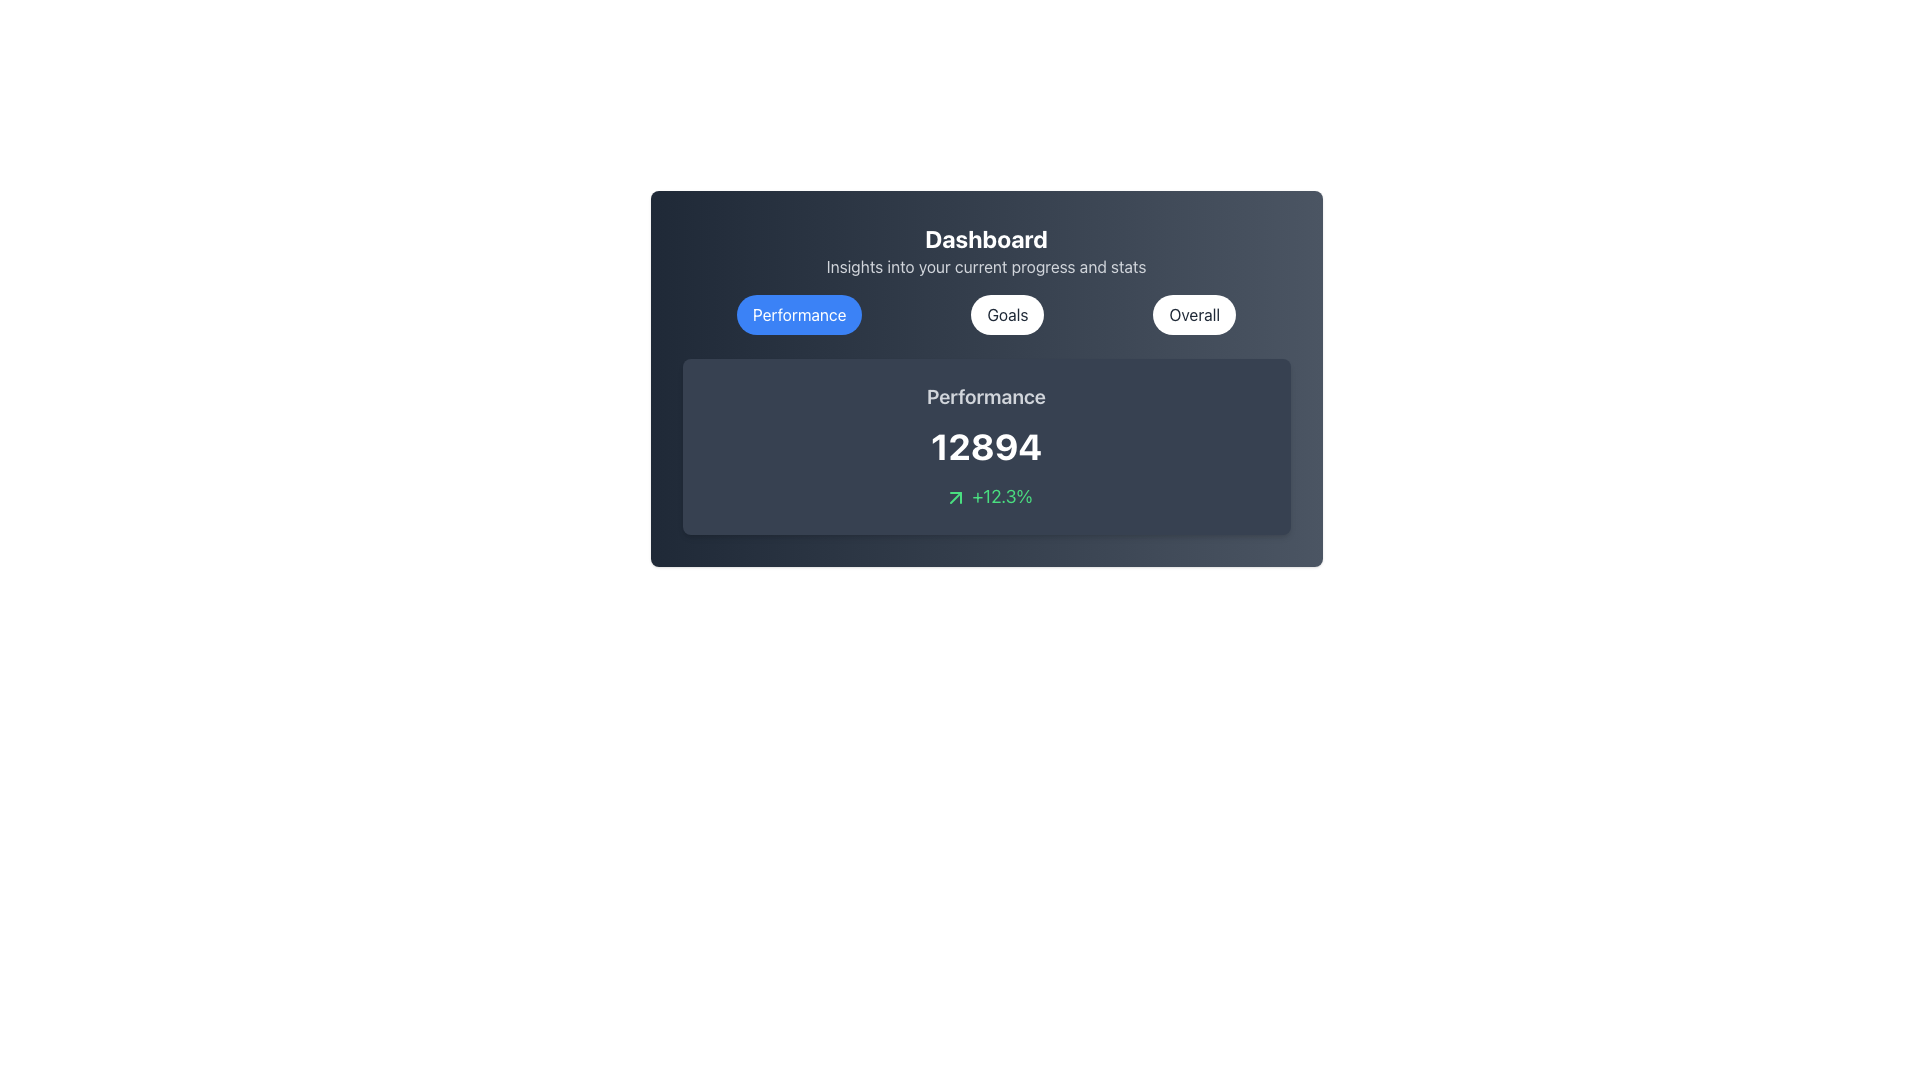 The image size is (1920, 1080). Describe the element at coordinates (986, 265) in the screenshot. I see `the text element reading 'Insights into your current progress and stats,' which is styled in gray and positioned directly beneath the 'Dashboard' heading` at that location.